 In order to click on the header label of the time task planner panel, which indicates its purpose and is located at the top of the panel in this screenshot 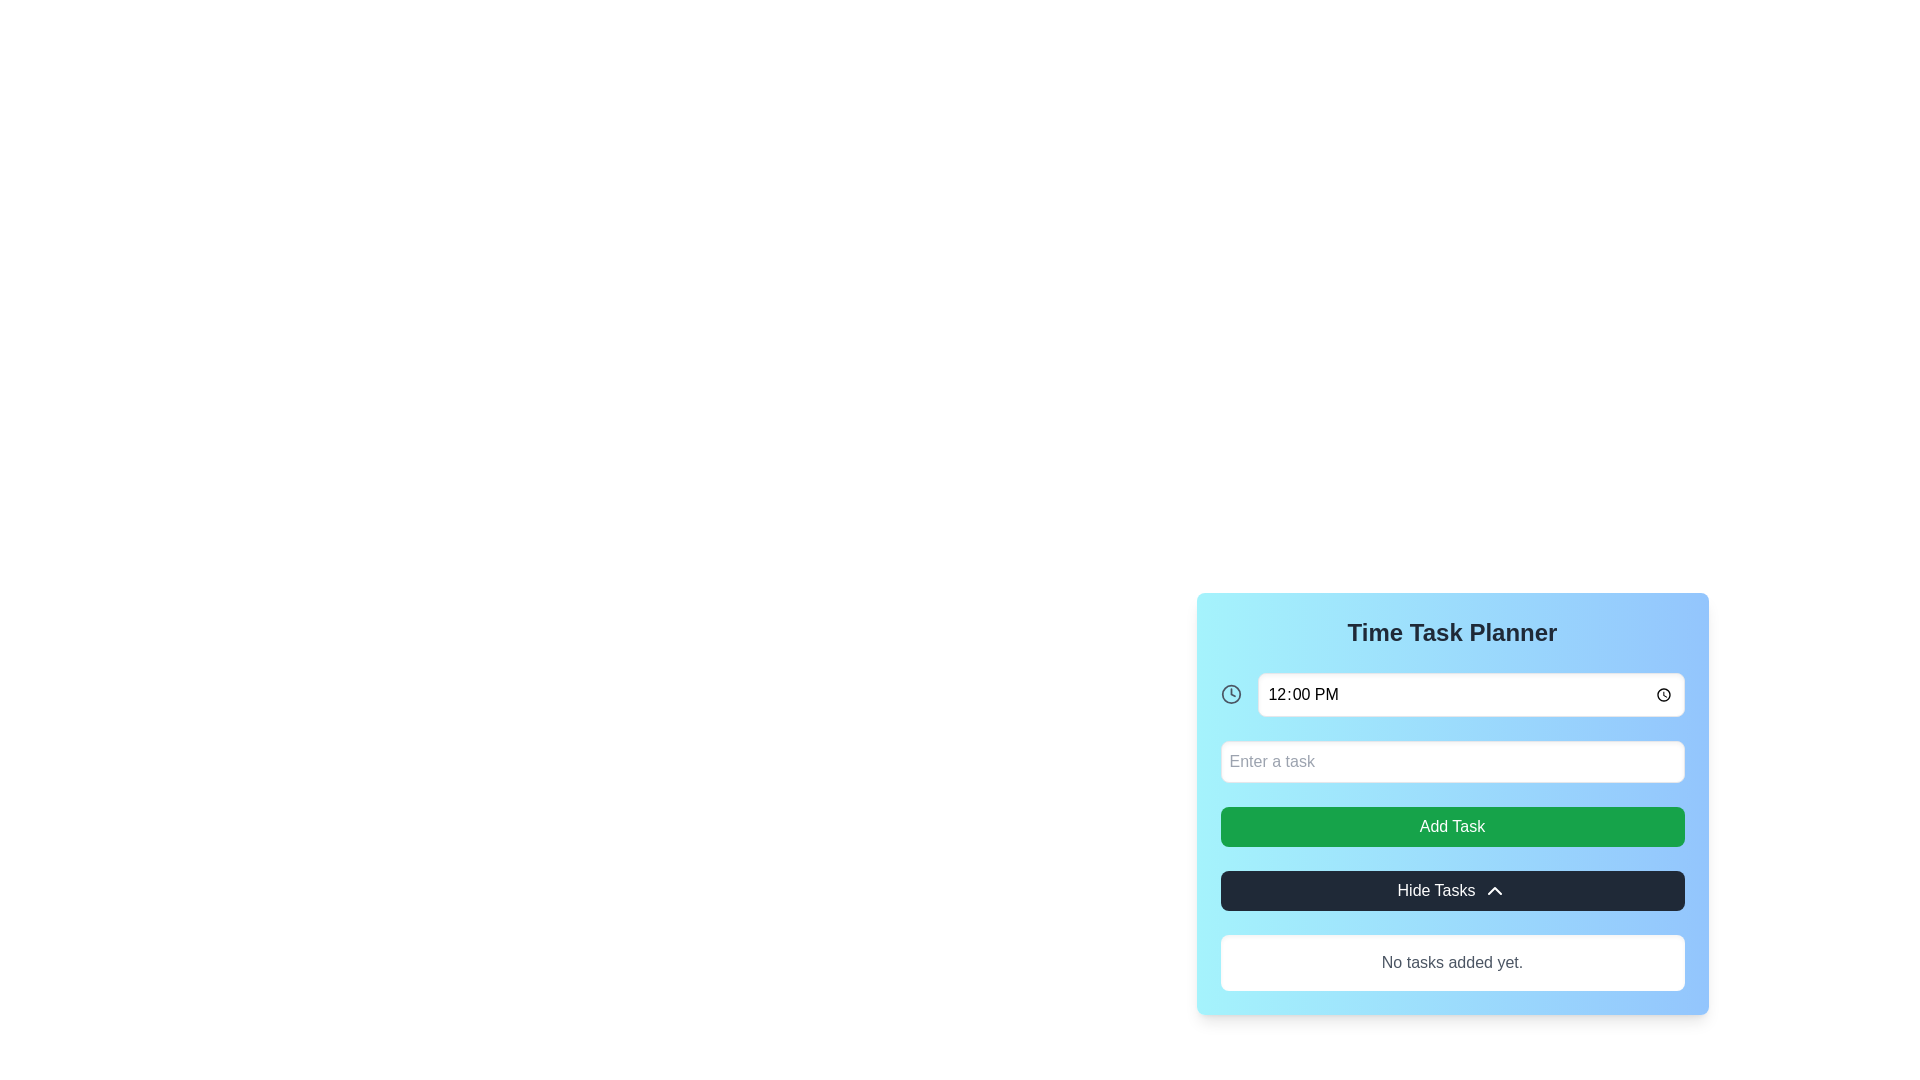, I will do `click(1452, 632)`.